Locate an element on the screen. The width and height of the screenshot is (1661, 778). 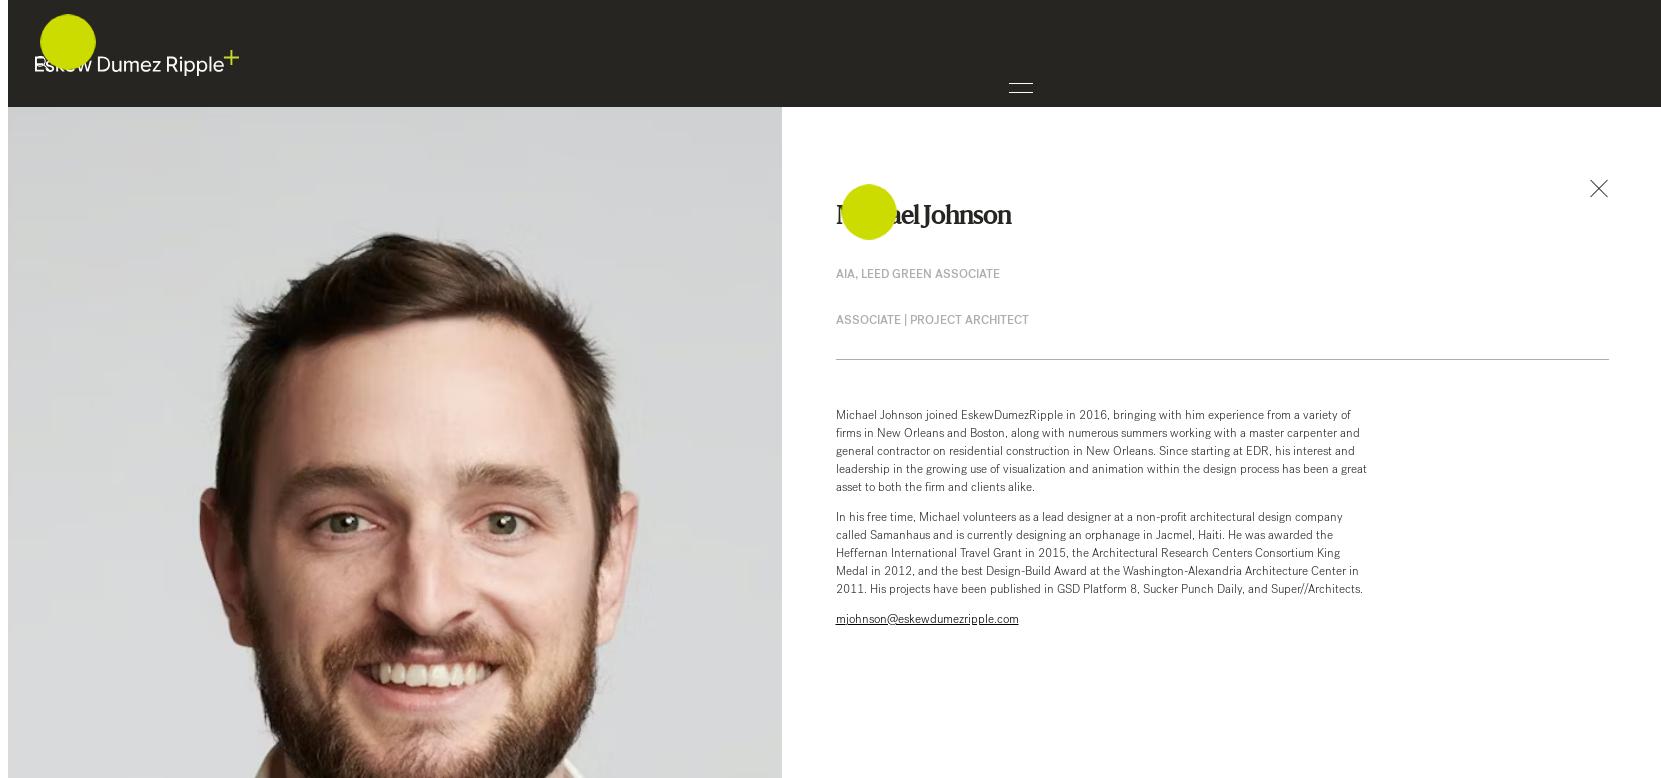
'Research and Innovation' is located at coordinates (159, 250).